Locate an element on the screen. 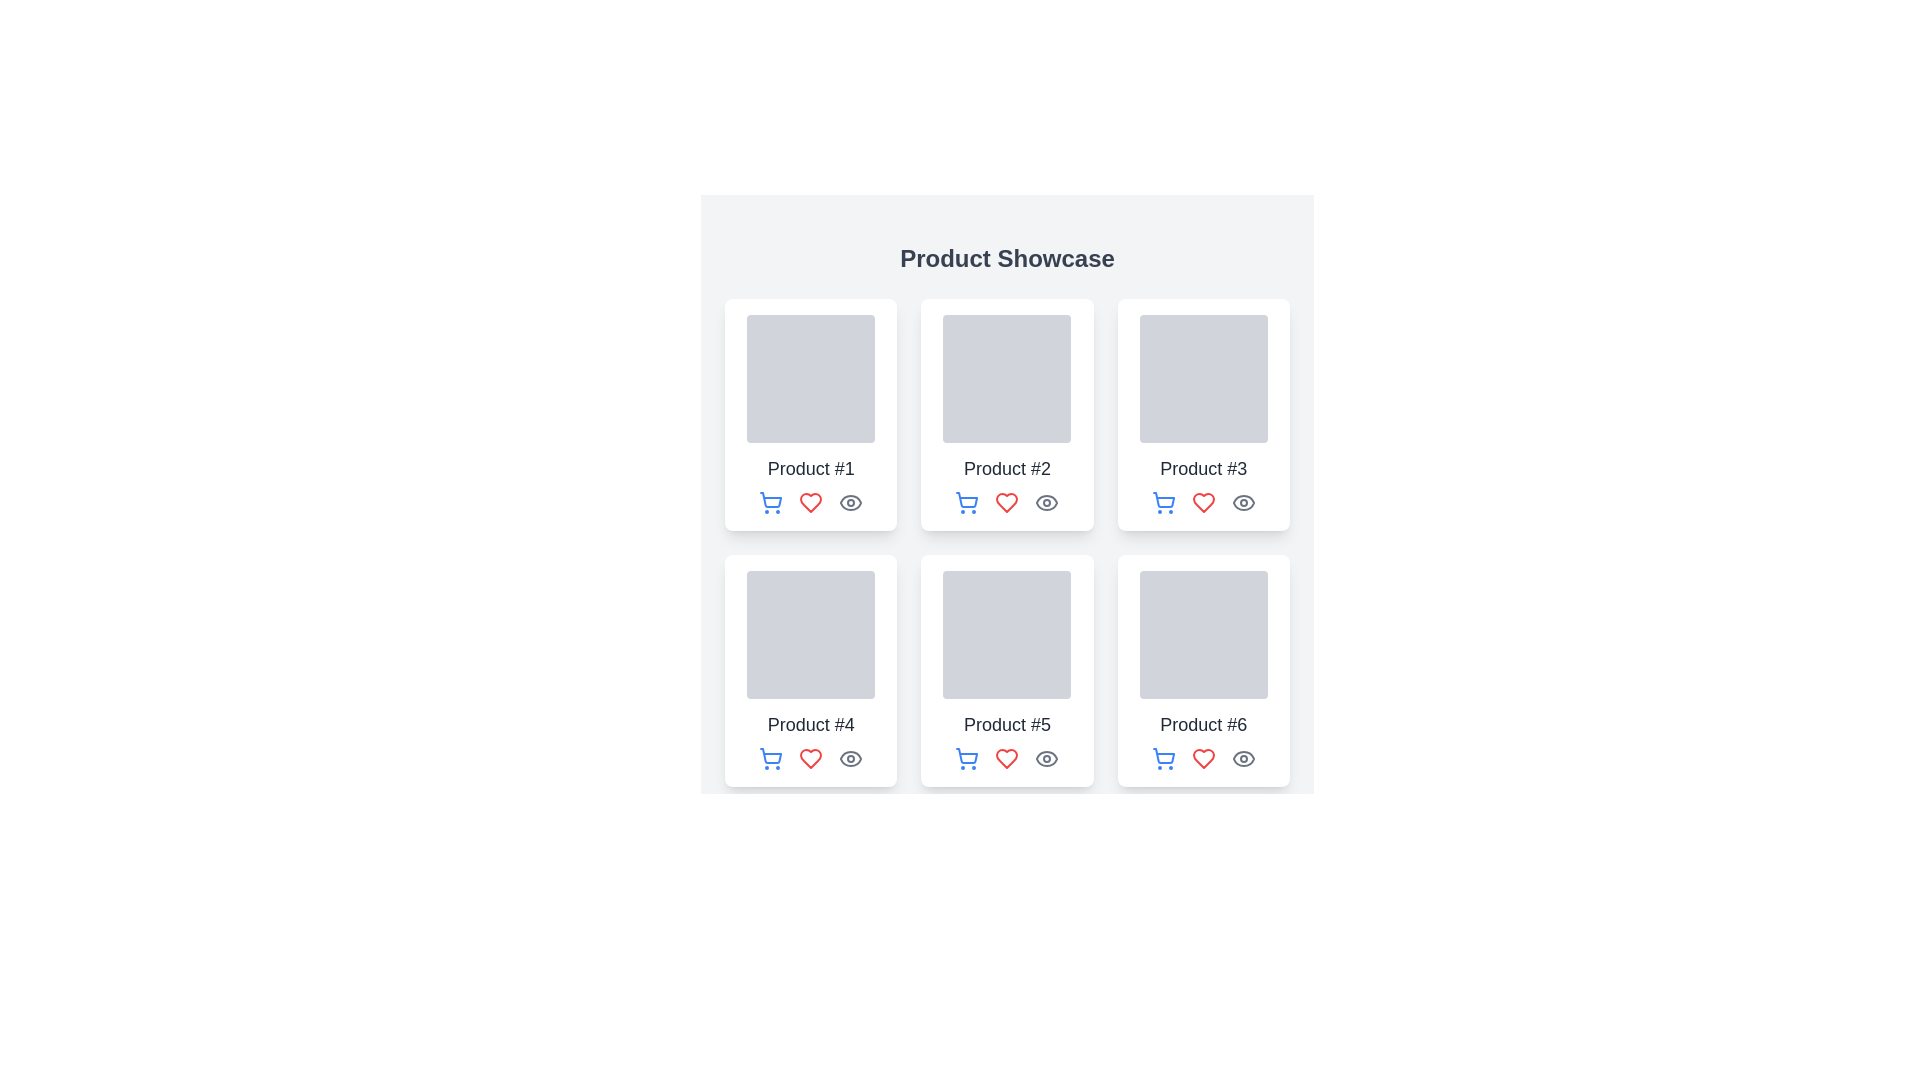 The image size is (1920, 1080). text content of the label located in the third product card in the top row of the product showcase grid, which is positioned below the image placeholder and above the row of icons is located at coordinates (1202, 469).